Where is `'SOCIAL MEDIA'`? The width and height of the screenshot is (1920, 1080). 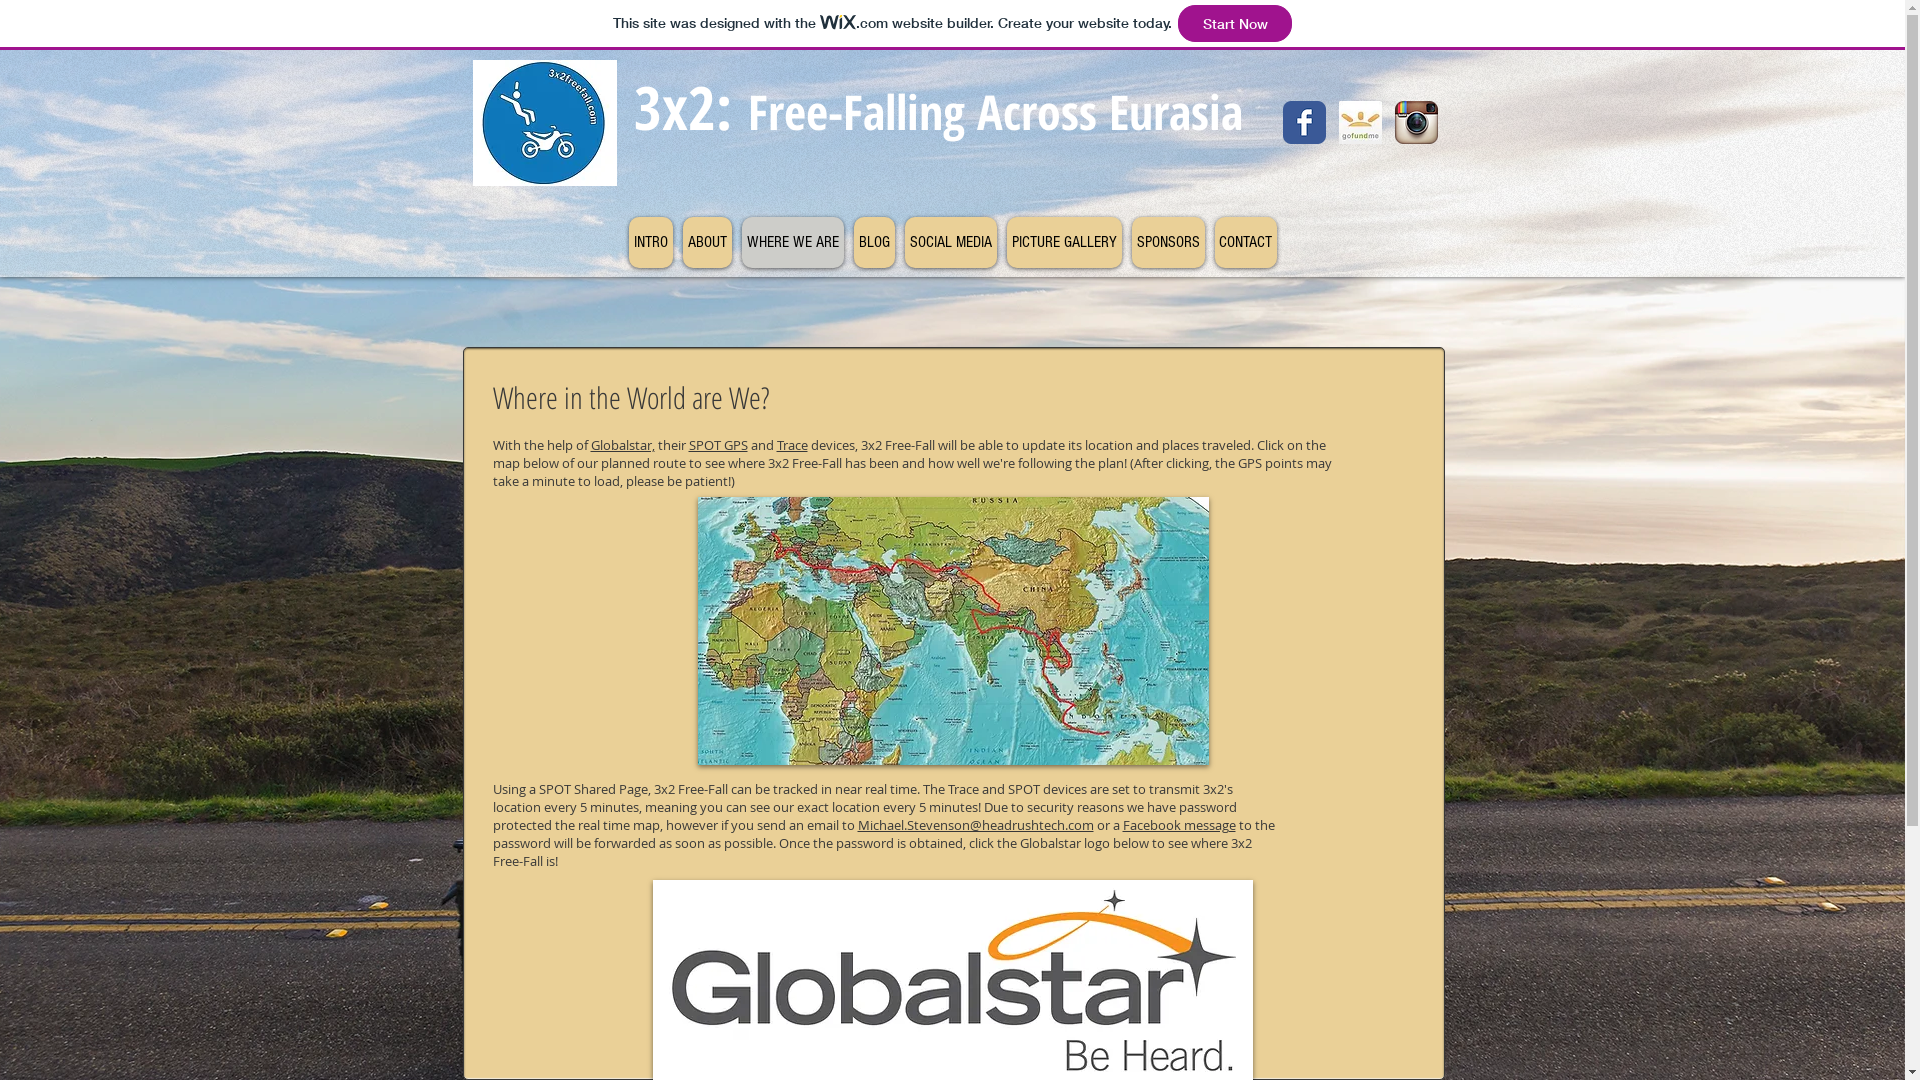 'SOCIAL MEDIA' is located at coordinates (902, 241).